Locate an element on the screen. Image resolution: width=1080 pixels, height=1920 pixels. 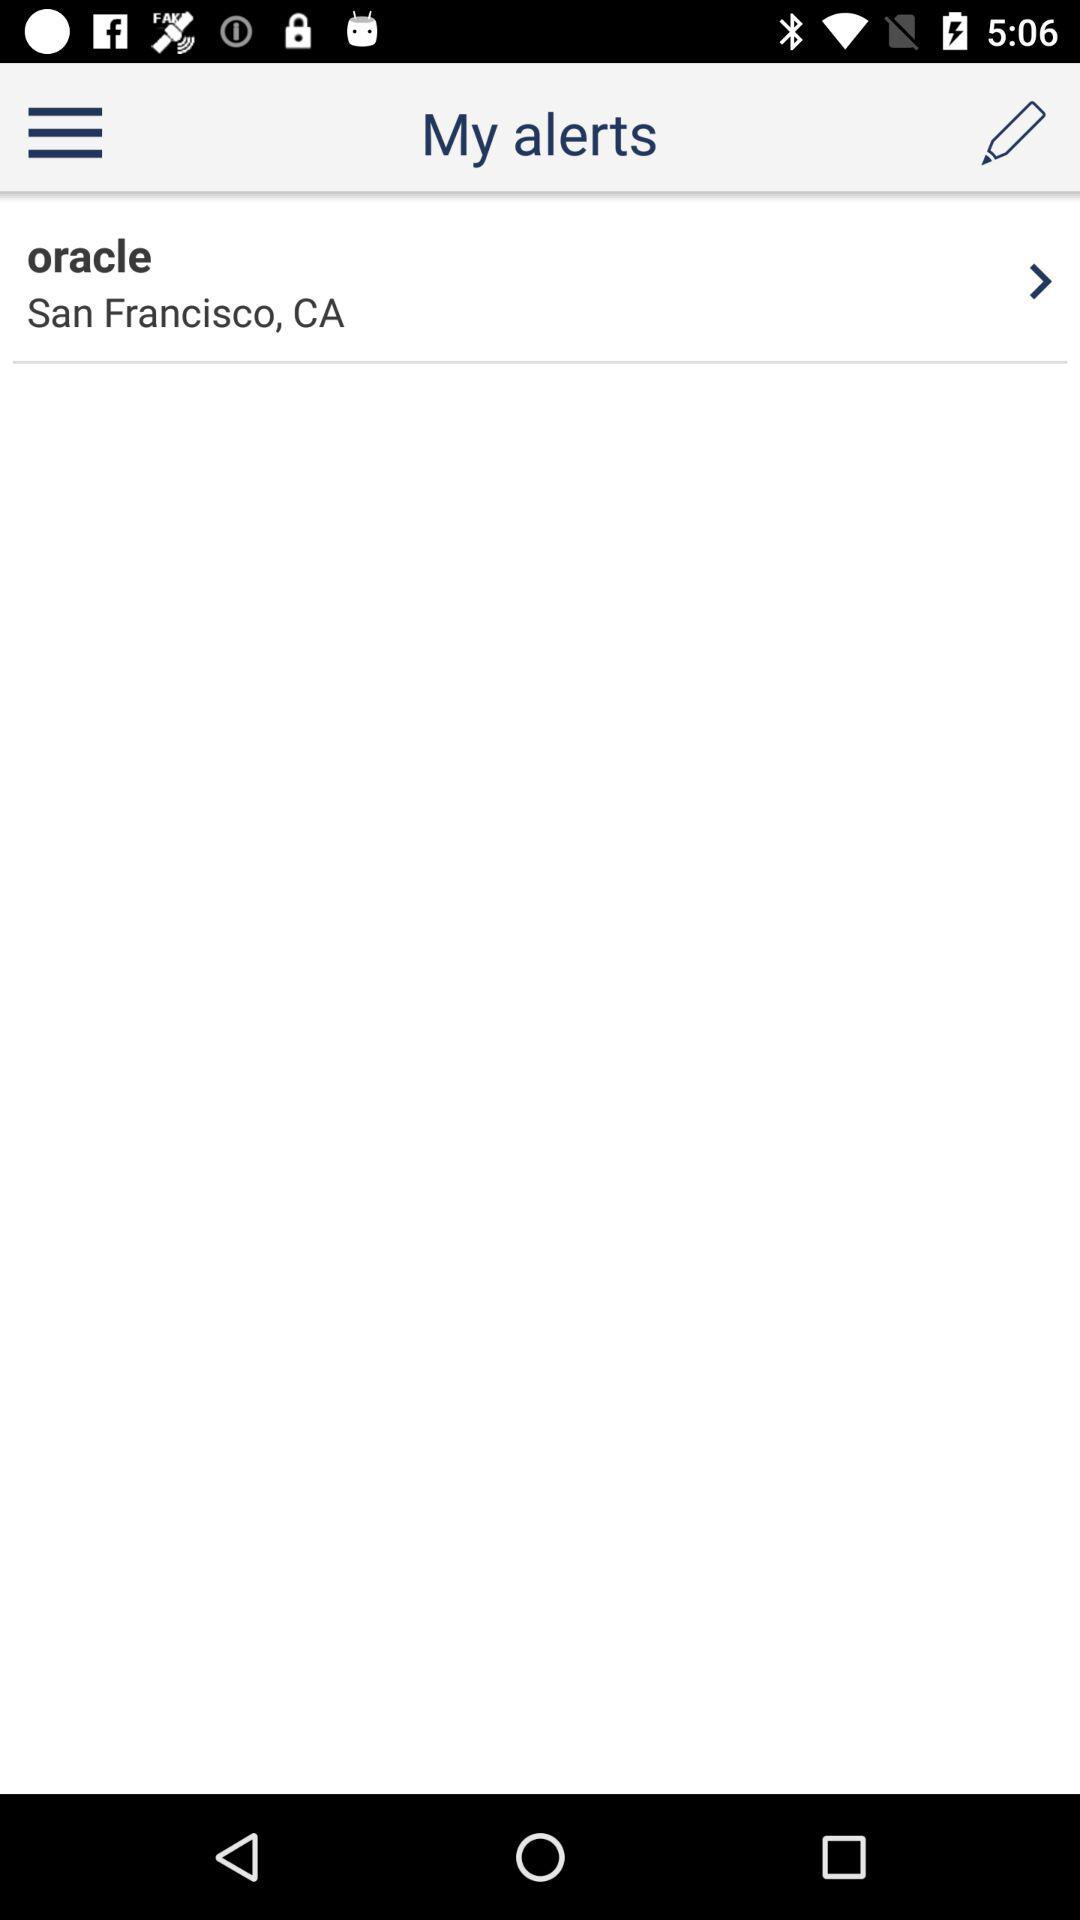
app next to the 4 item is located at coordinates (88, 253).